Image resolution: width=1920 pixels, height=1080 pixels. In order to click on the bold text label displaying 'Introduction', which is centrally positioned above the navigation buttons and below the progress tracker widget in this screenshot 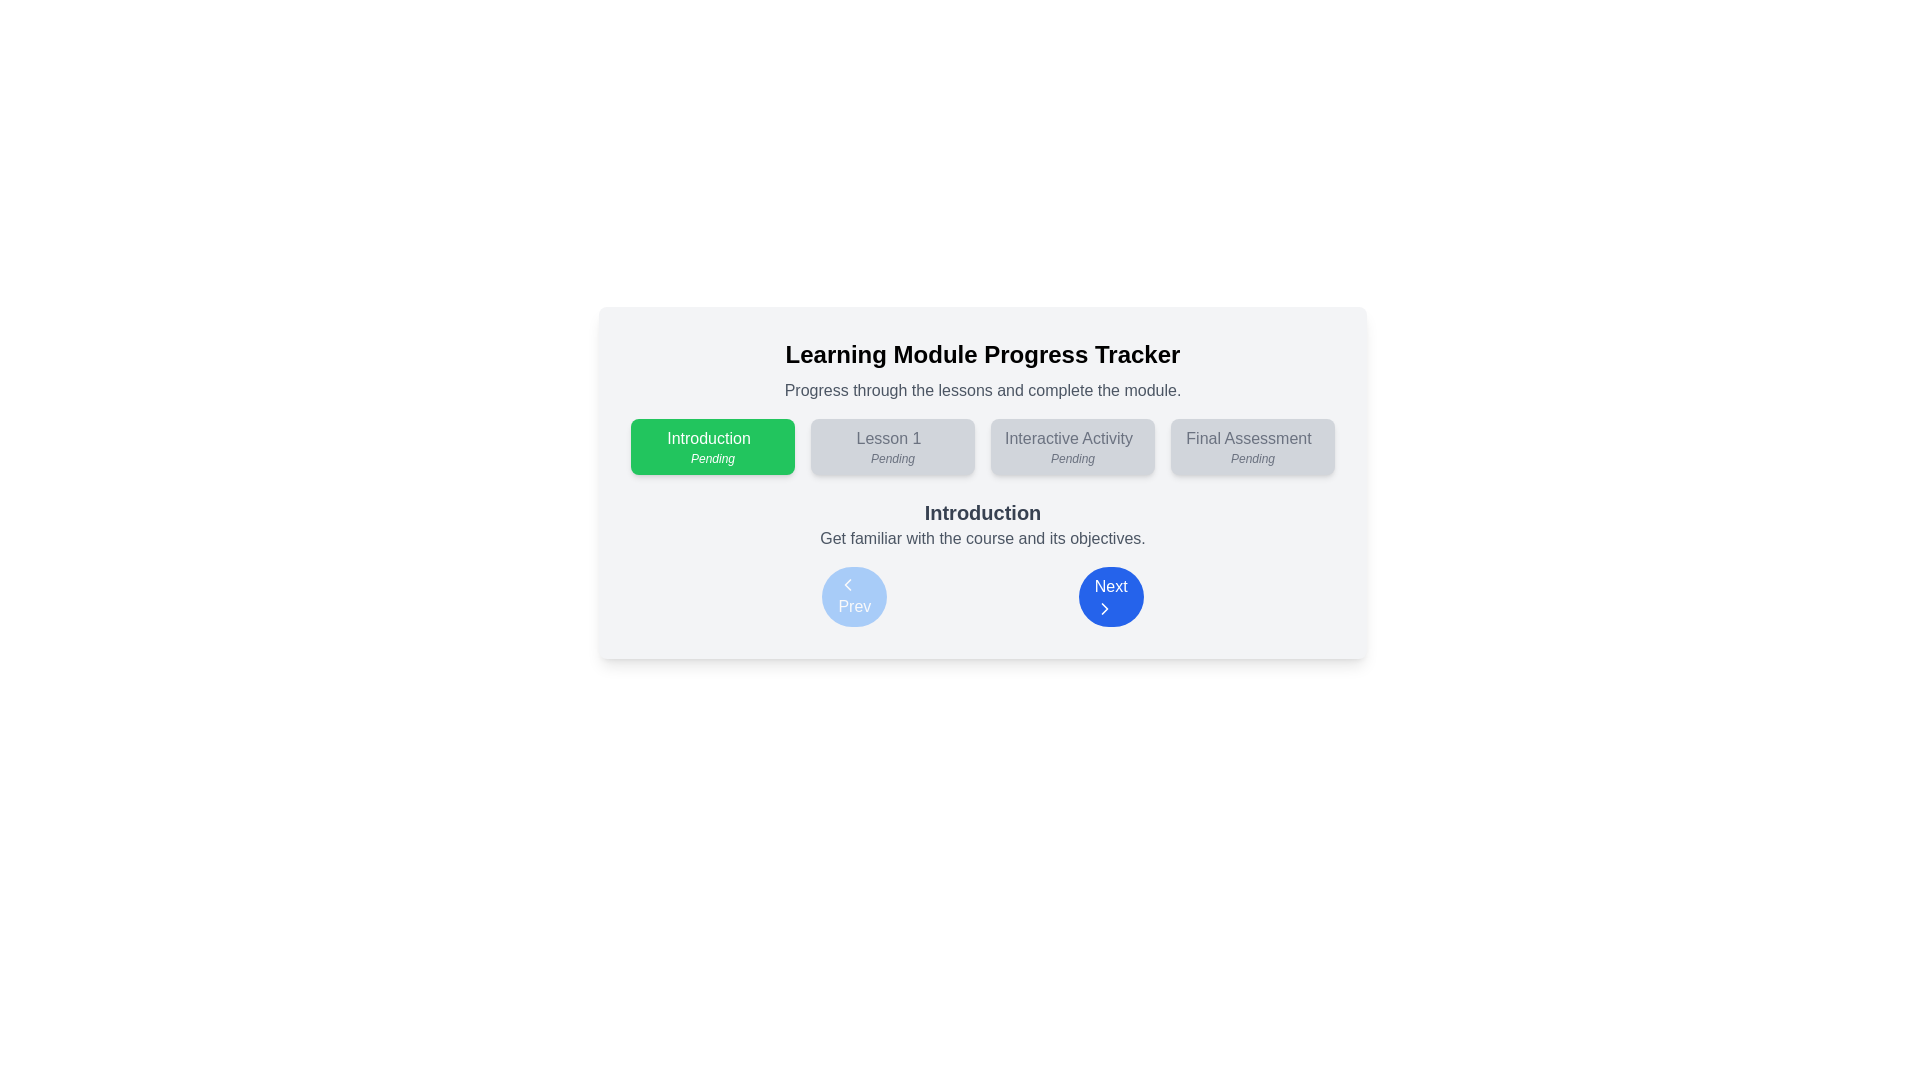, I will do `click(983, 512)`.